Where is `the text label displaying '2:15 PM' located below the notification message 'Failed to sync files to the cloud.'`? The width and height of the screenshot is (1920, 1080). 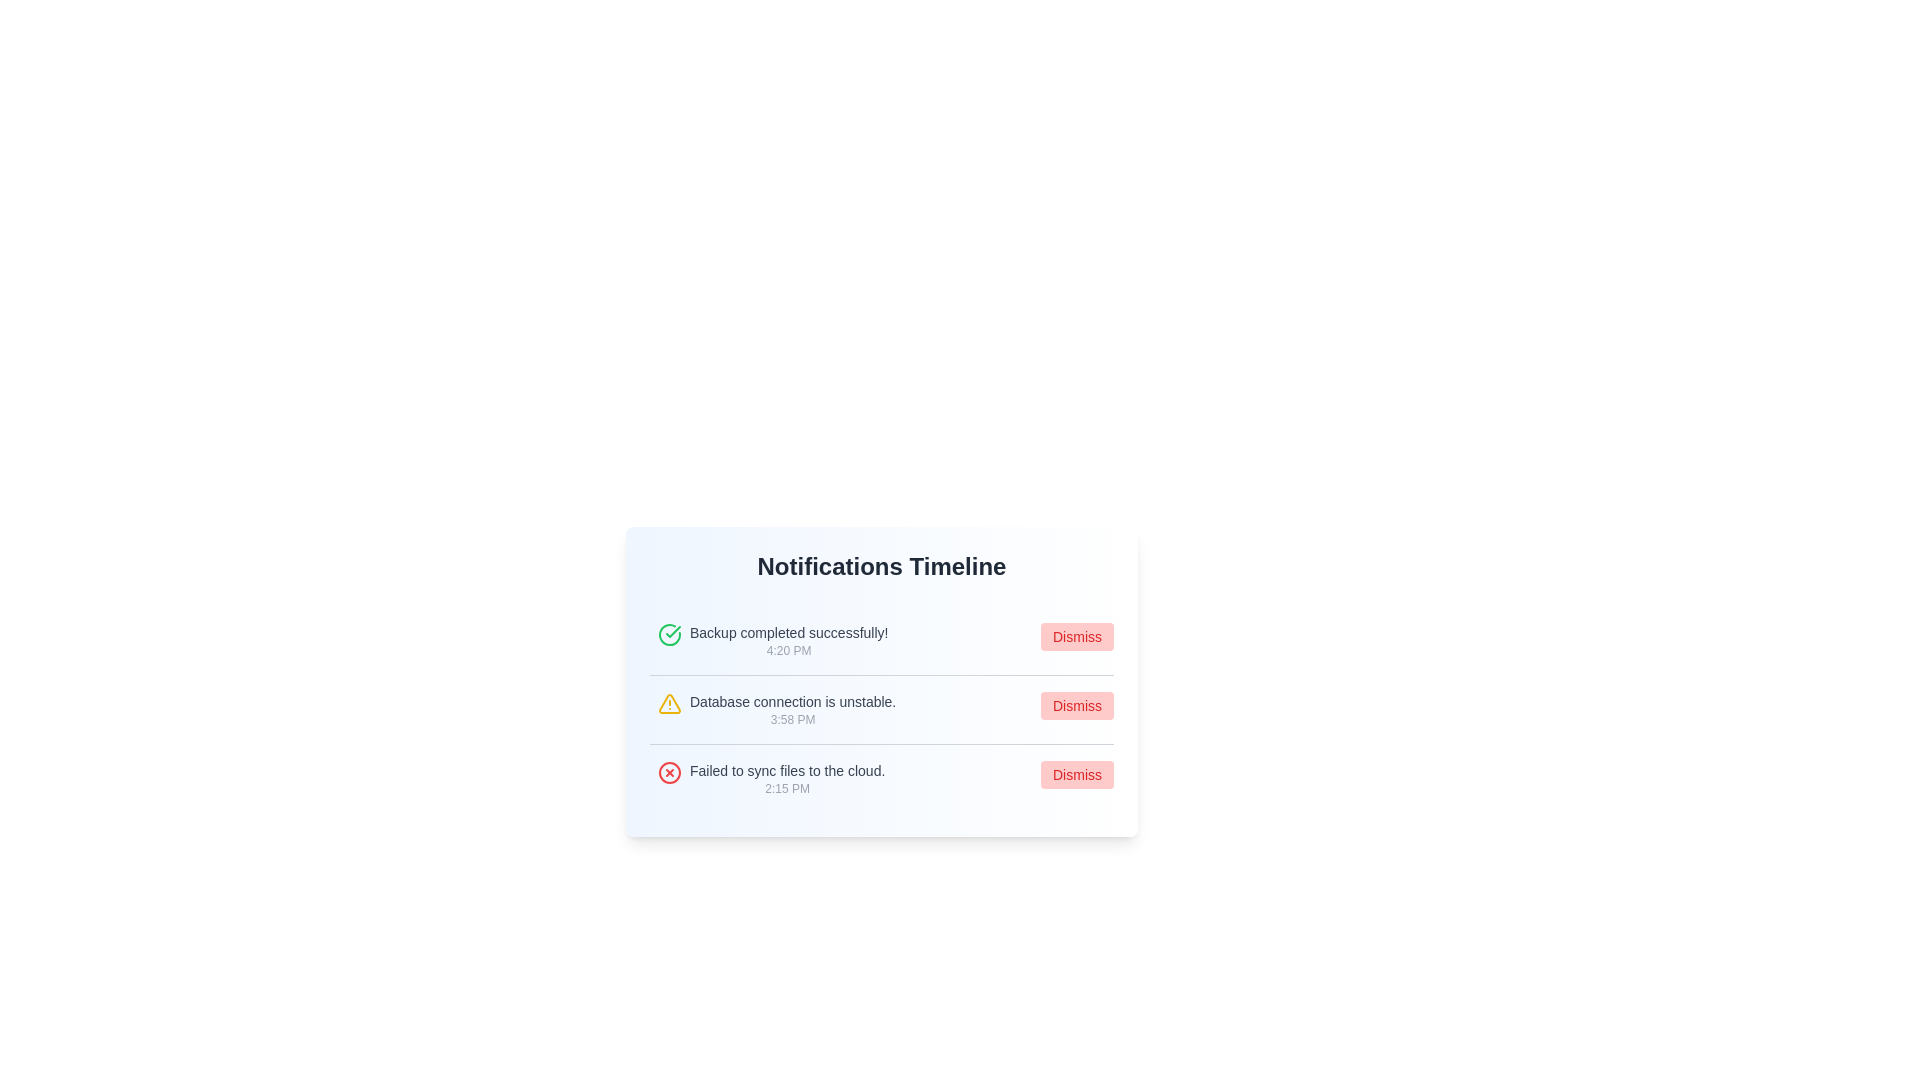 the text label displaying '2:15 PM' located below the notification message 'Failed to sync files to the cloud.' is located at coordinates (786, 788).